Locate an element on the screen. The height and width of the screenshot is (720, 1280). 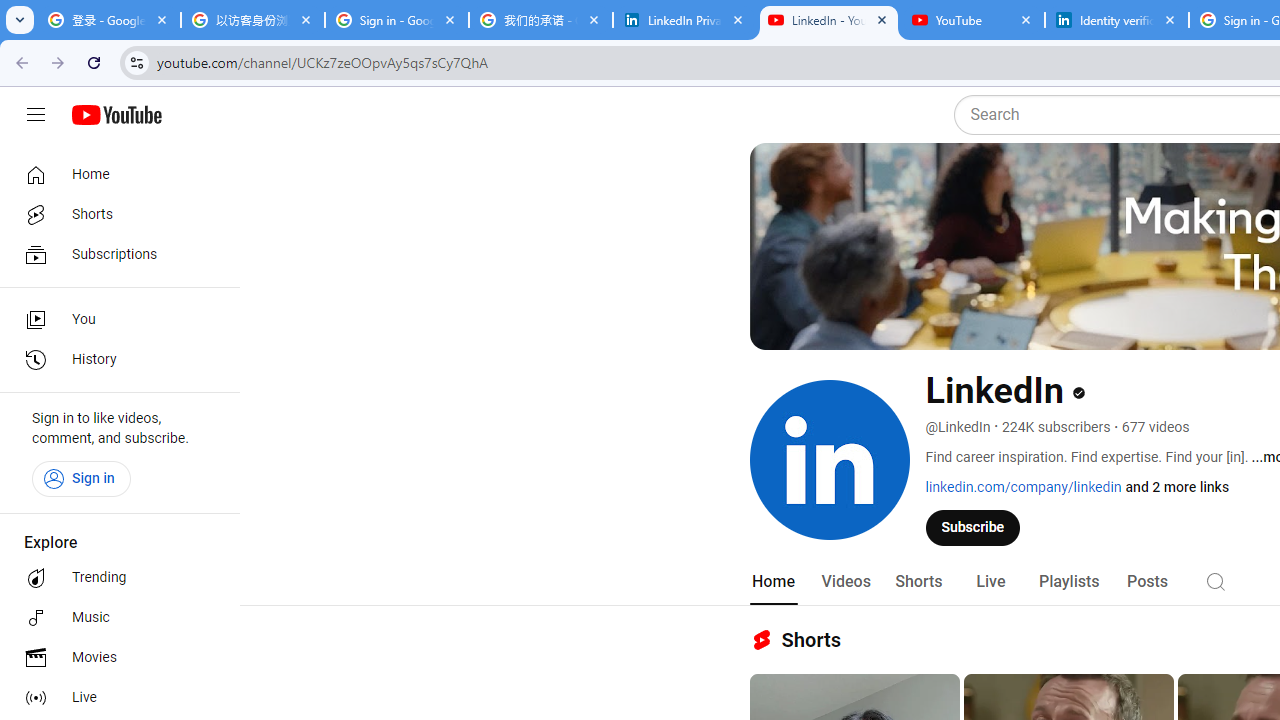
'Subscribe' is located at coordinates (973, 526).